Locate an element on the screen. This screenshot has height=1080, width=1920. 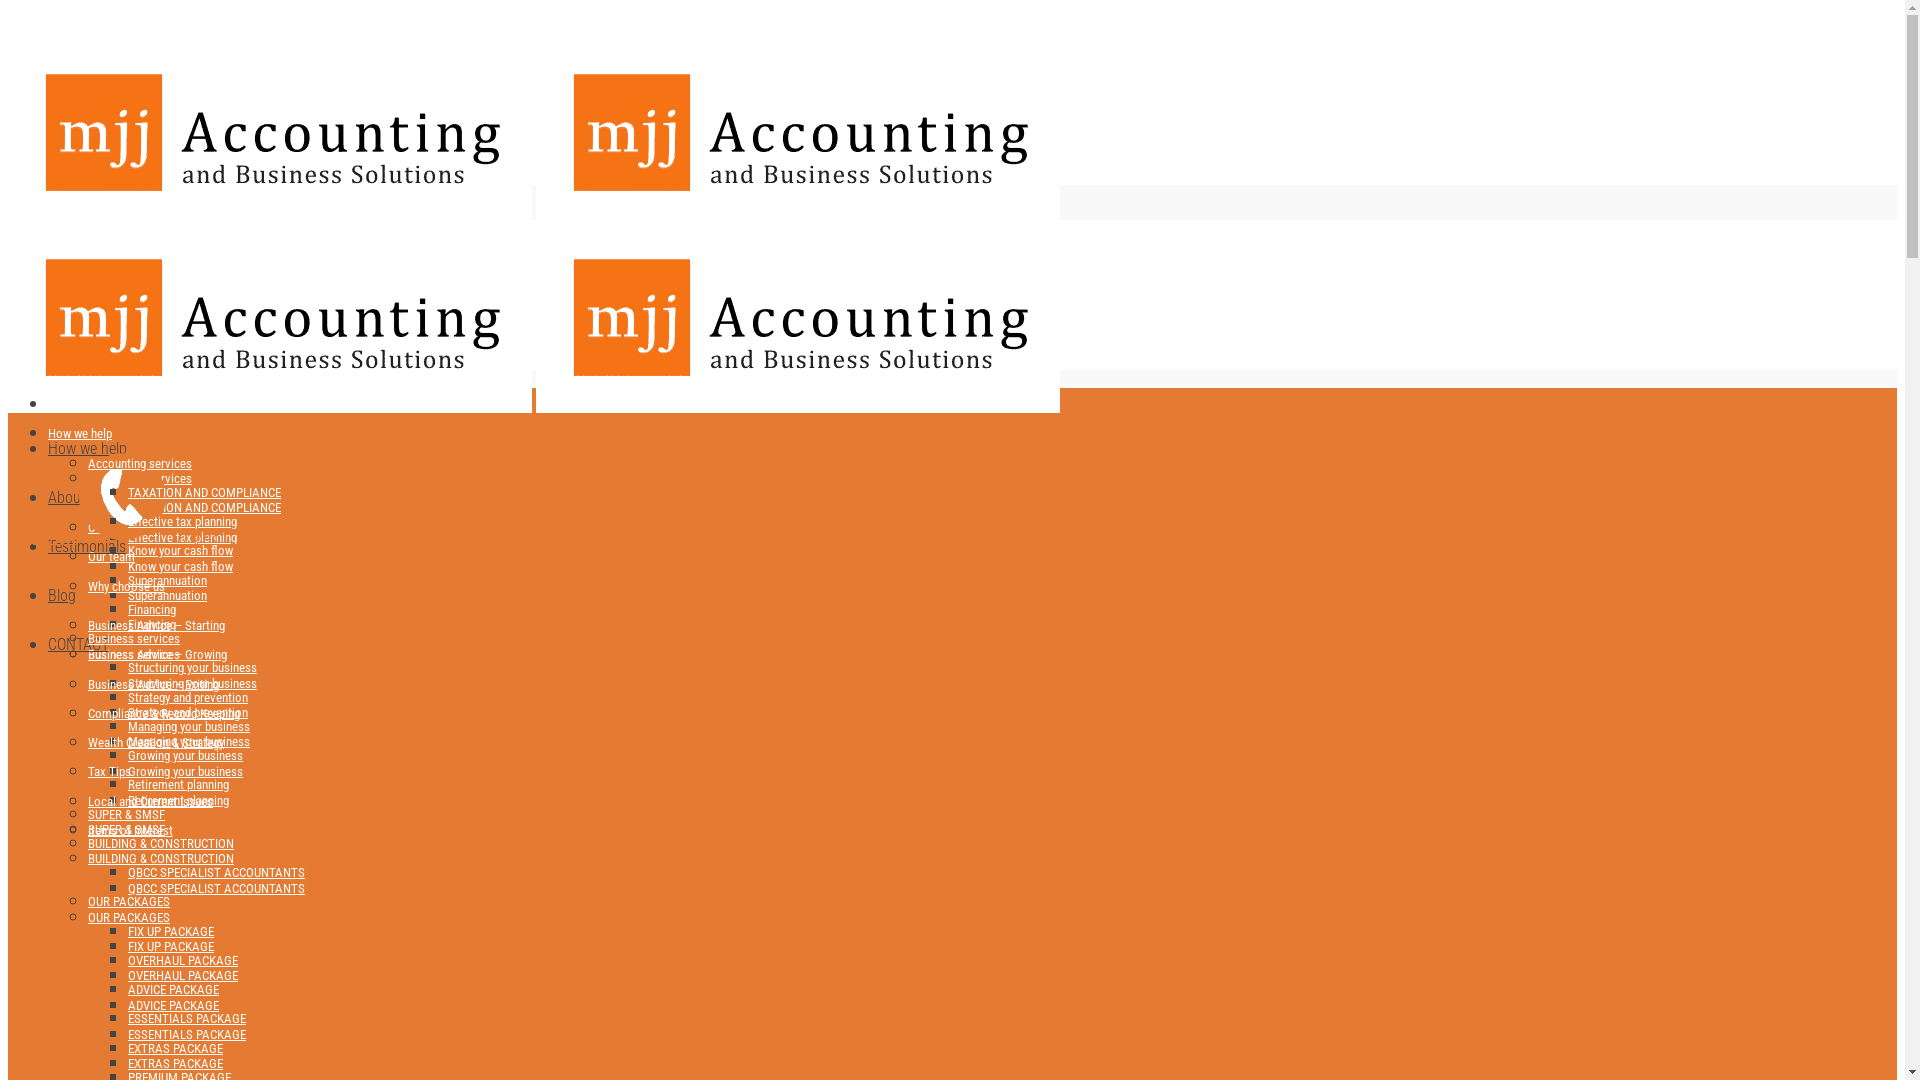
'Financing' is located at coordinates (151, 608).